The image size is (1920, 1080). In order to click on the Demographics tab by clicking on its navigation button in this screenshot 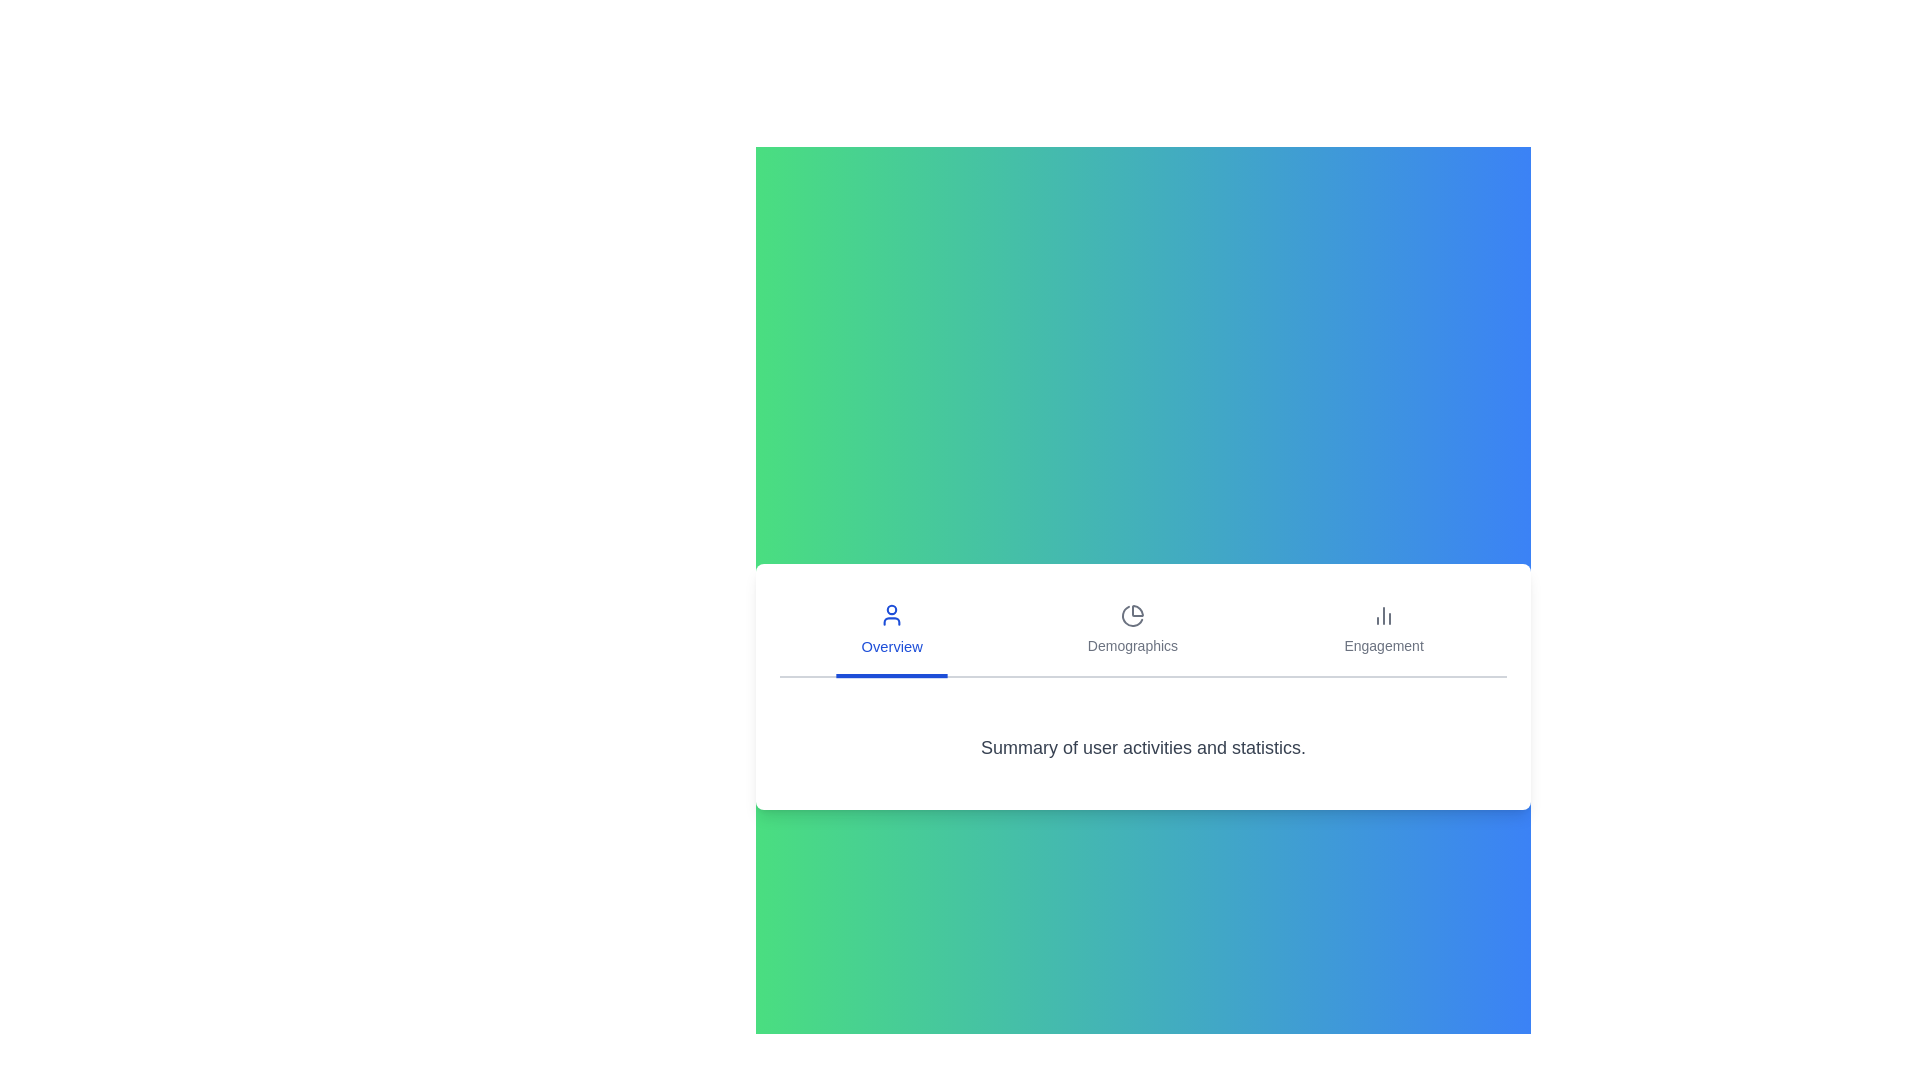, I will do `click(1132, 632)`.